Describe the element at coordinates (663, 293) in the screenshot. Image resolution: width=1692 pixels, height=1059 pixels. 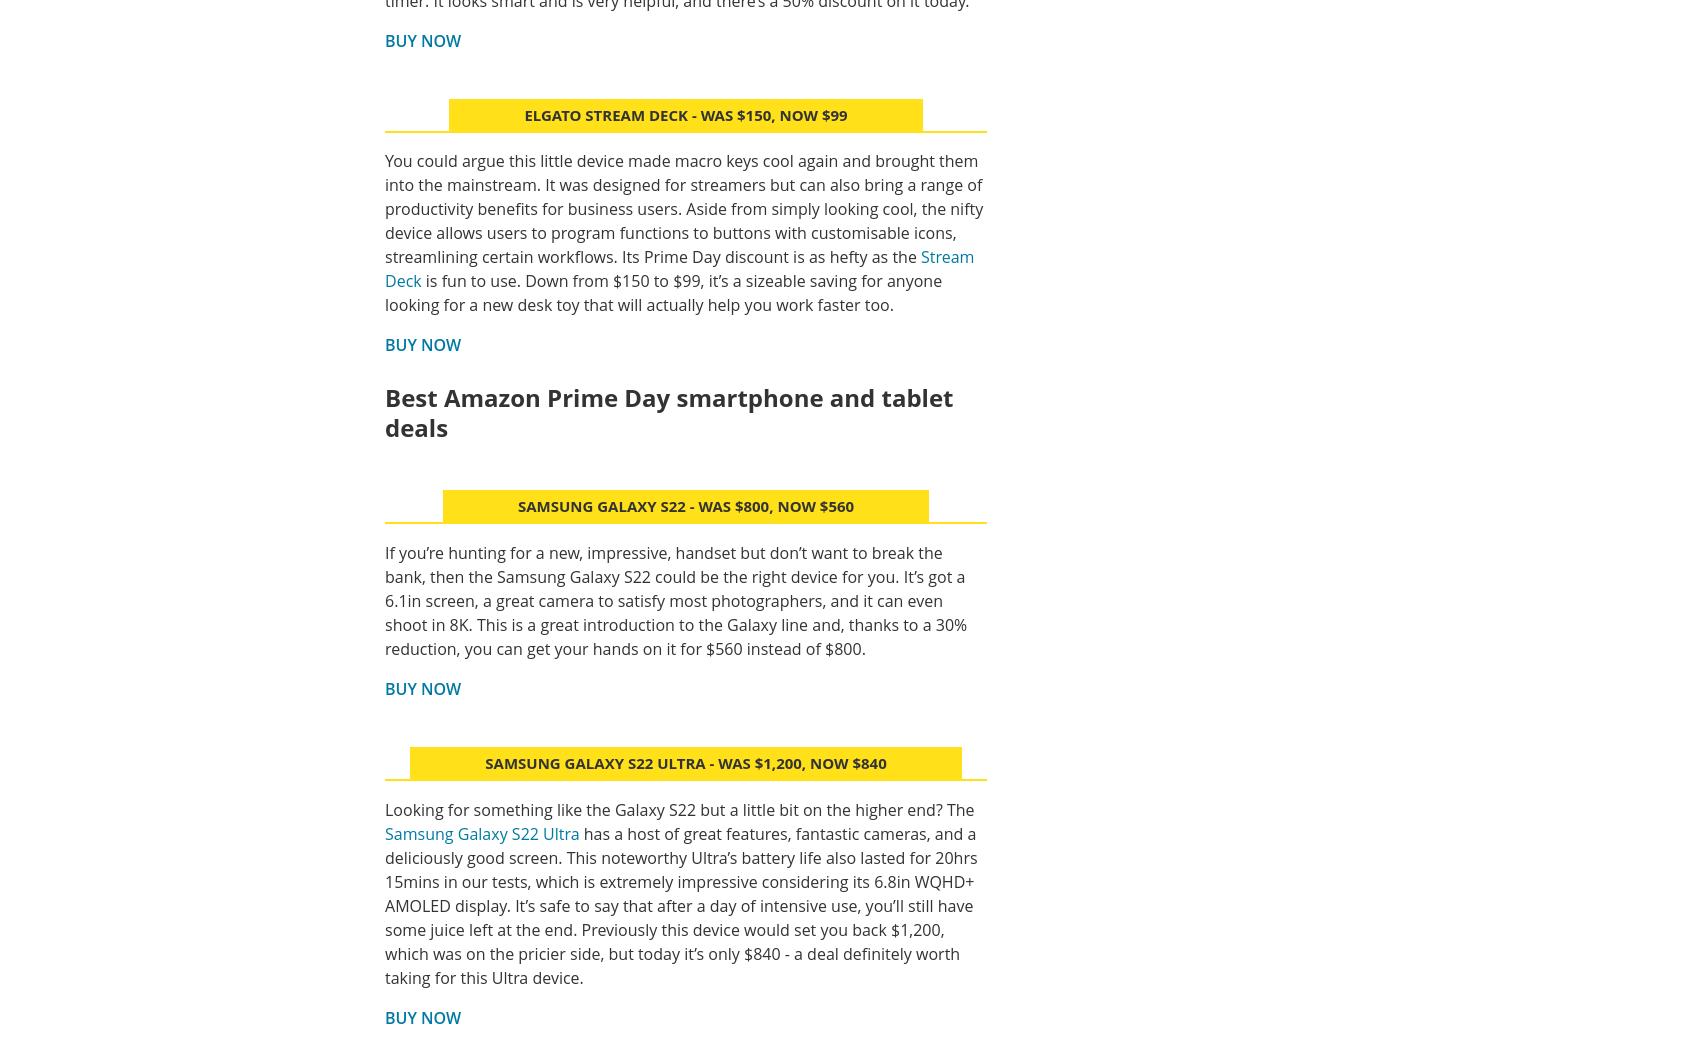
I see `'is fun to use. Down from $150 to $99, it’s a sizeable saving for anyone looking for a new desk toy that will actually help you work faster too.'` at that location.